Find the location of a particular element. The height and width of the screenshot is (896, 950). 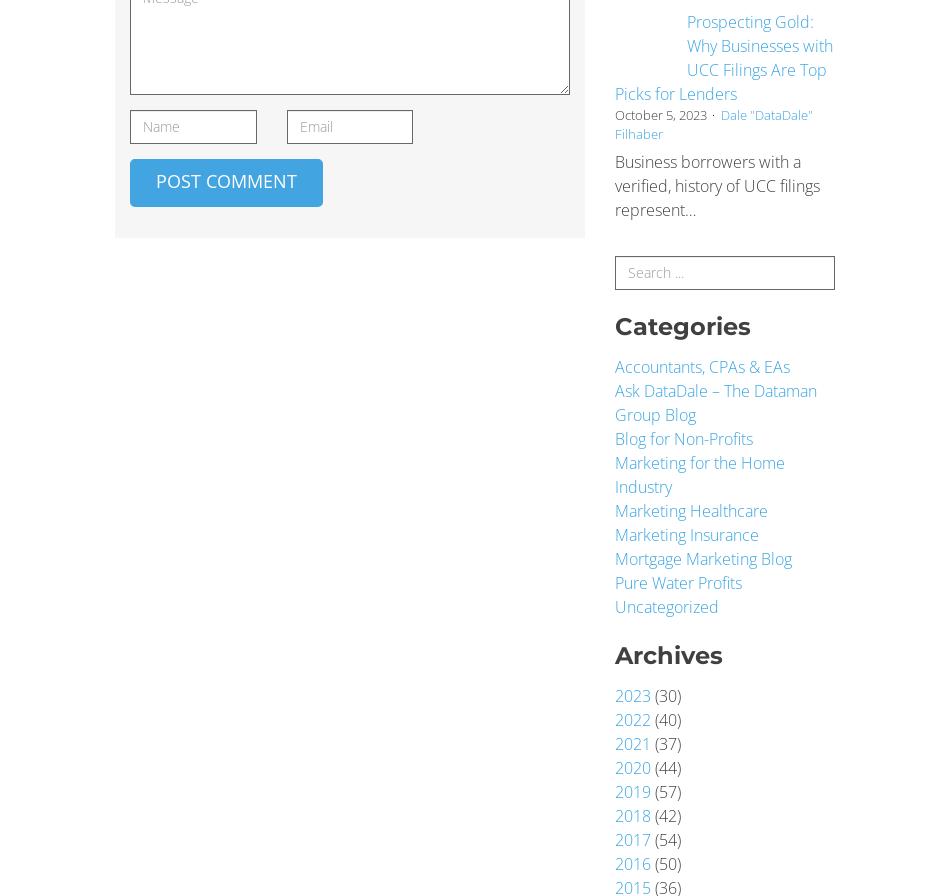

'Marketing Insurance' is located at coordinates (687, 534).